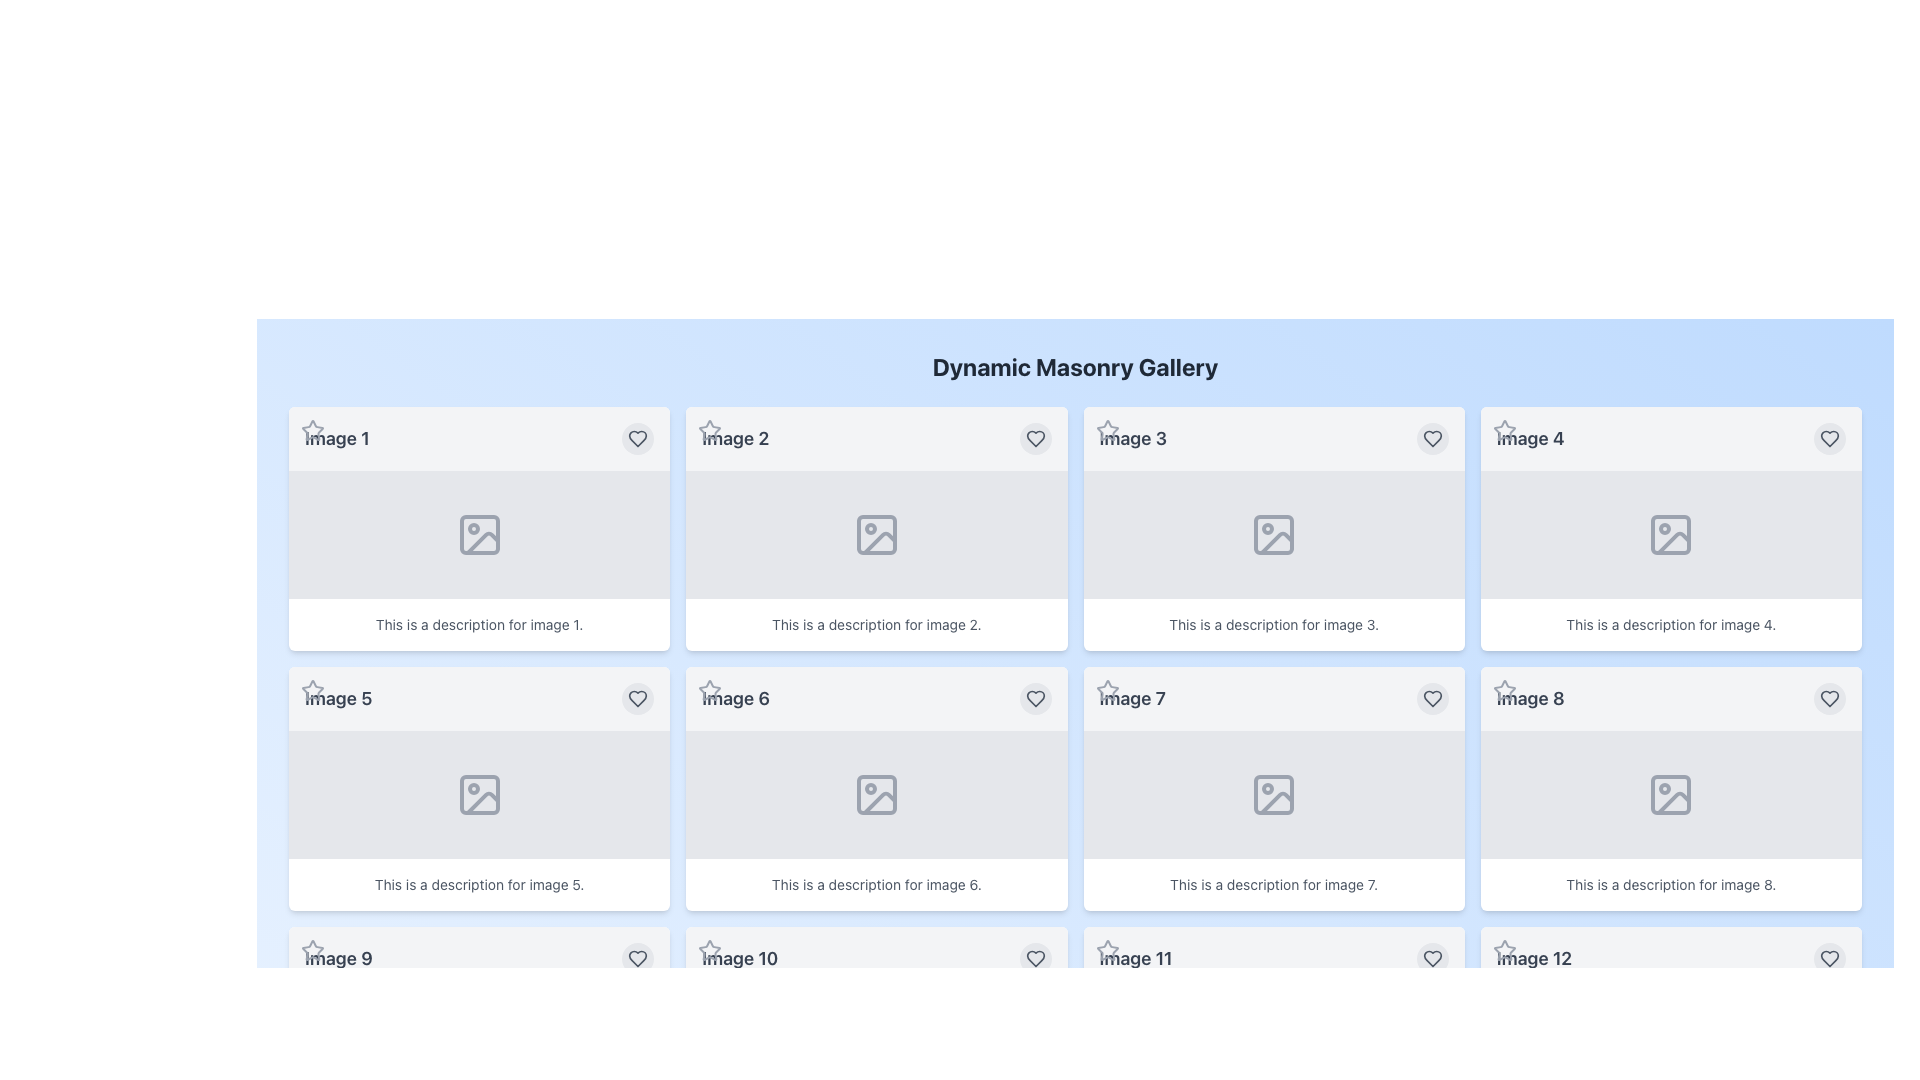 This screenshot has width=1920, height=1080. I want to click on the circular button with a heart-shaped icon in the top right corner of the card labeled 'Image 1' to like or favorite the image, so click(637, 438).